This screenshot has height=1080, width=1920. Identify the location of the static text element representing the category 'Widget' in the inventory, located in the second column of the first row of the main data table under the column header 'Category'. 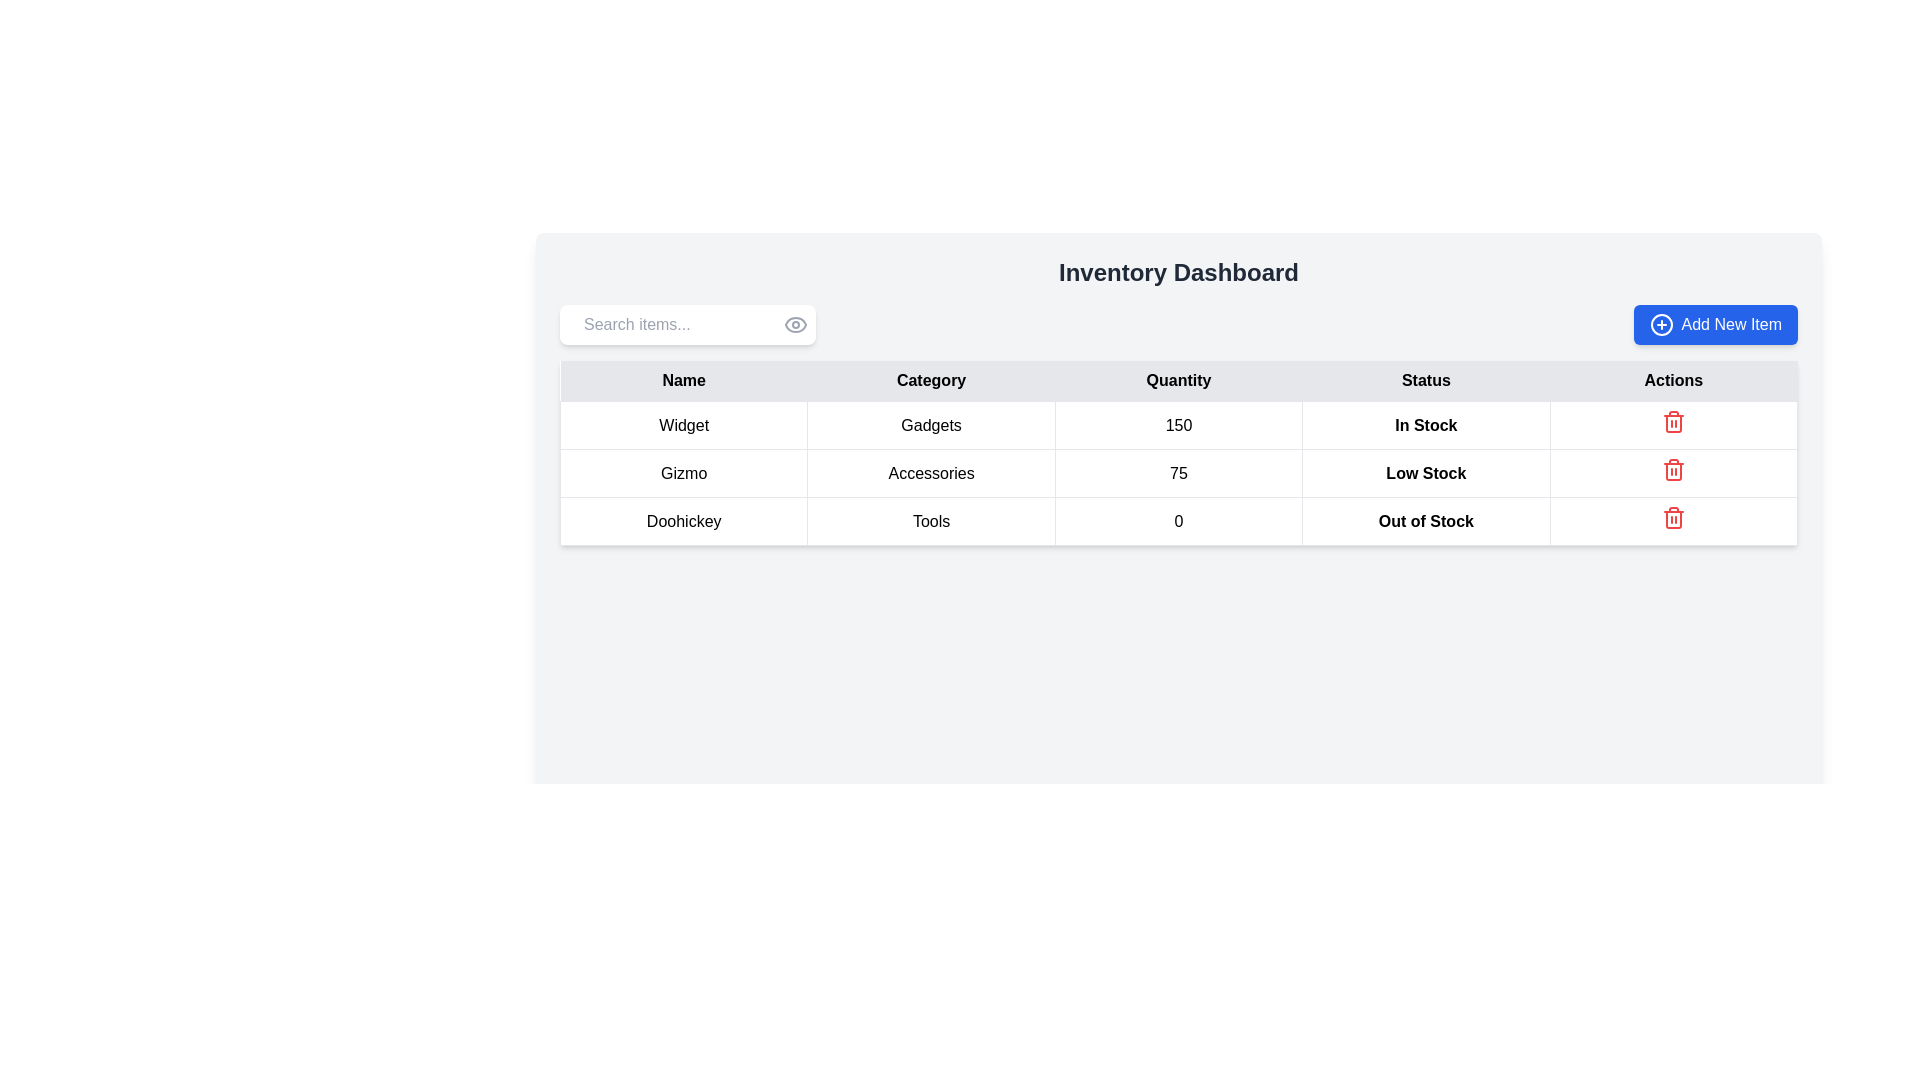
(930, 424).